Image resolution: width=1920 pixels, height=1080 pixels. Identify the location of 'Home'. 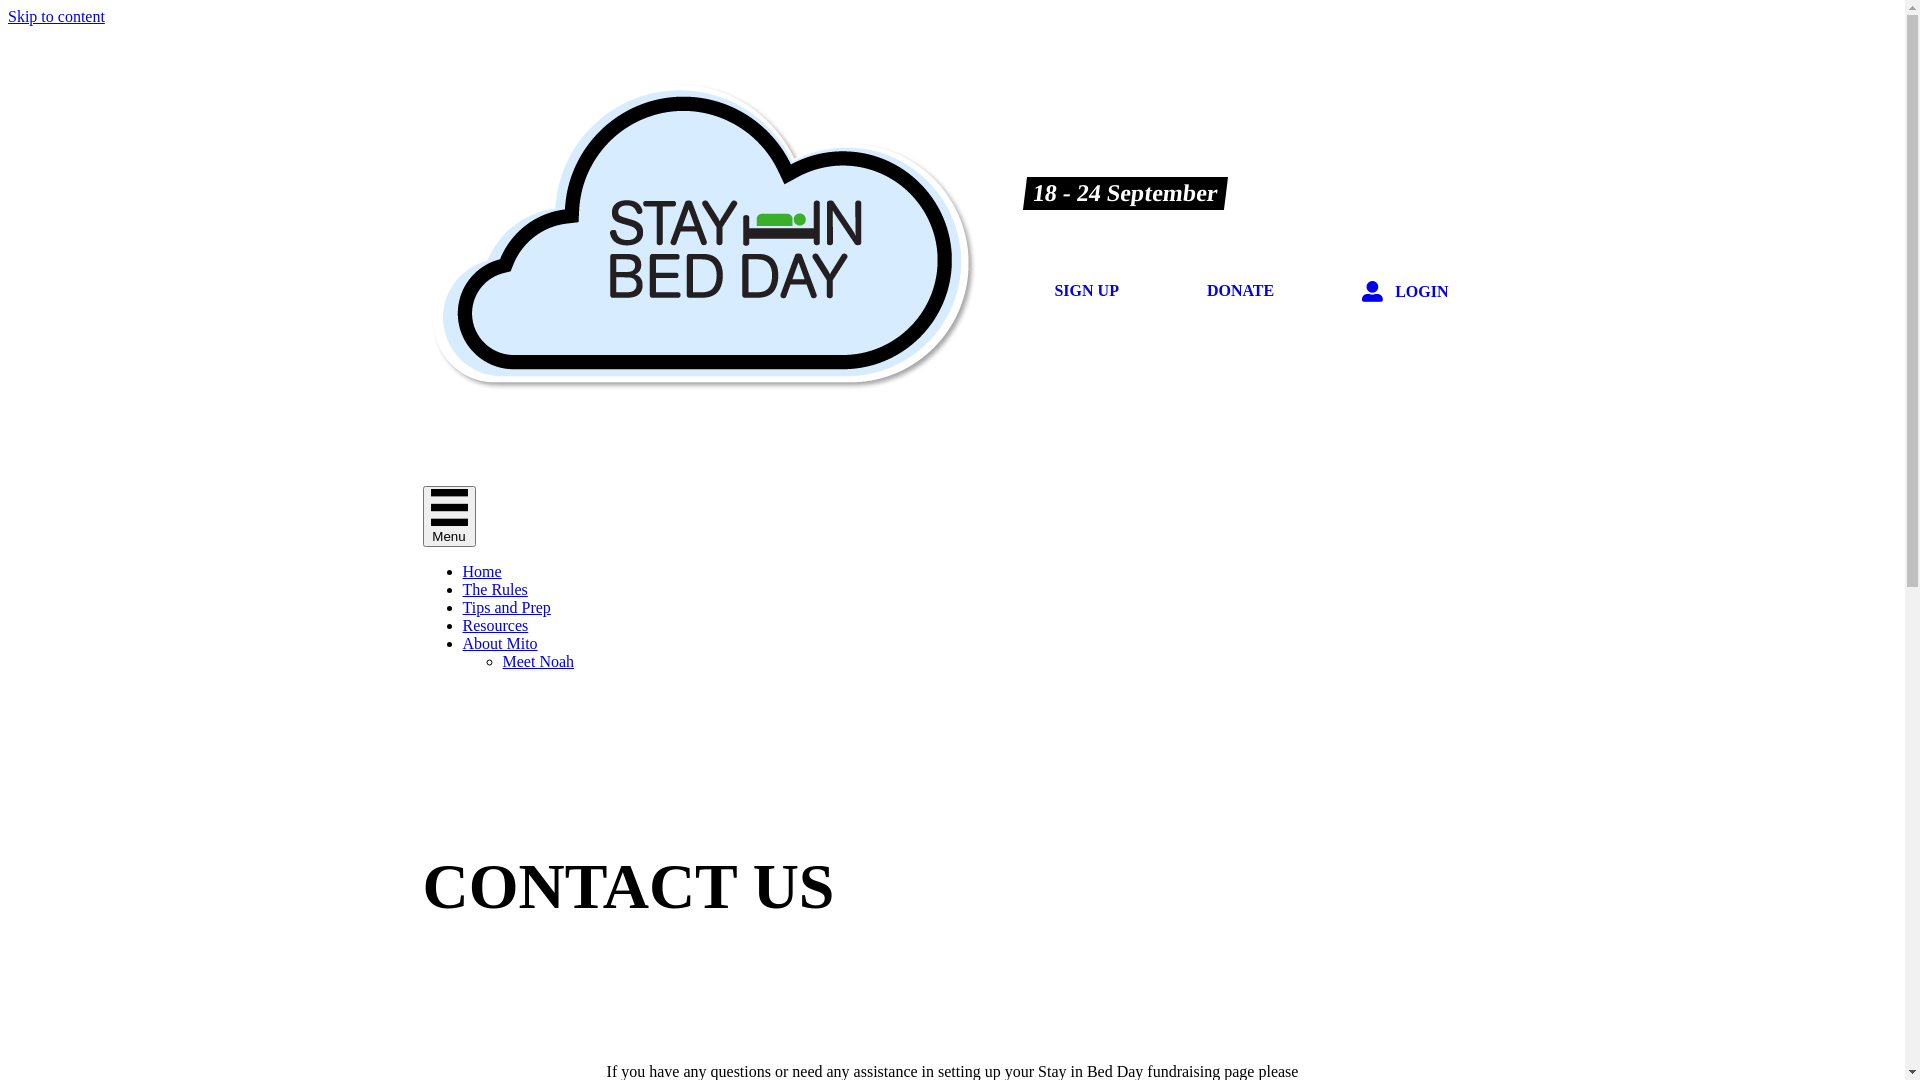
(481, 571).